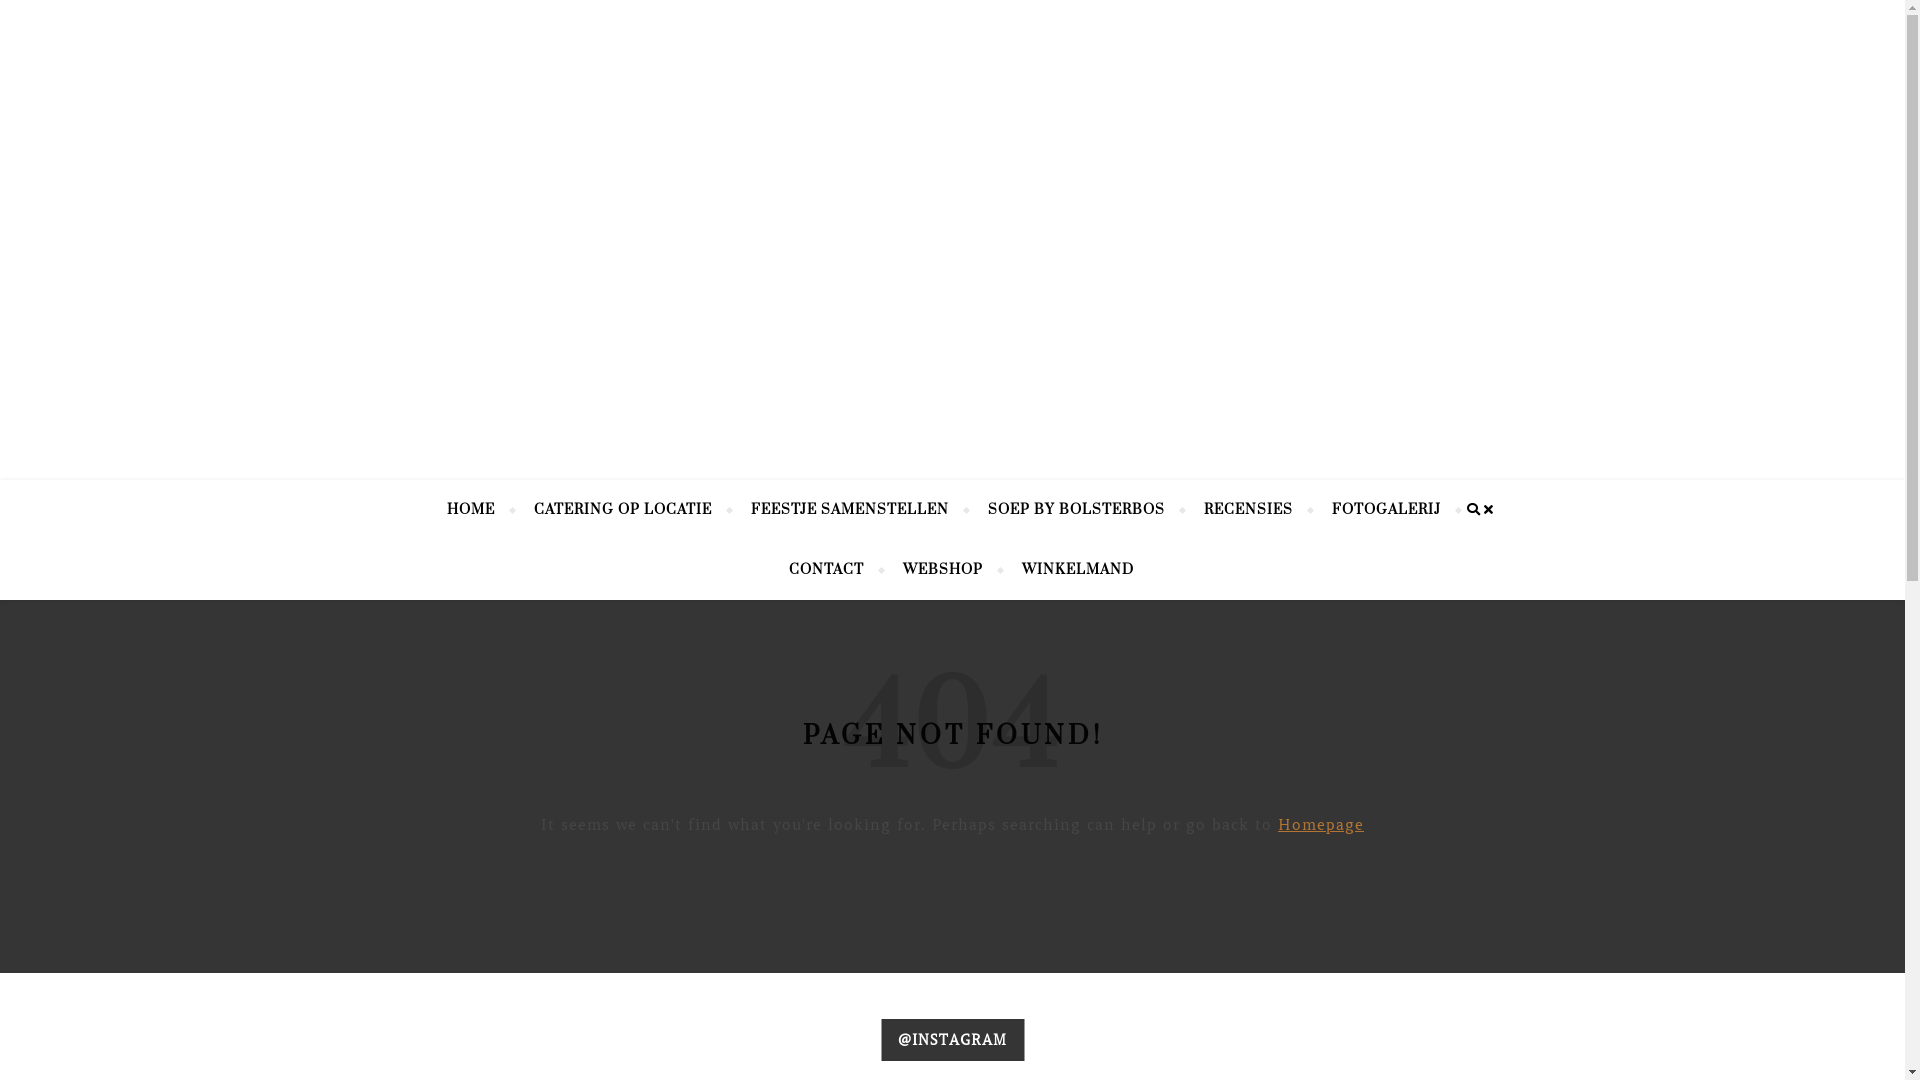 Image resolution: width=1920 pixels, height=1080 pixels. Describe the element at coordinates (950, 200) in the screenshot. I see `'Cateringservice Bolsterbos'` at that location.